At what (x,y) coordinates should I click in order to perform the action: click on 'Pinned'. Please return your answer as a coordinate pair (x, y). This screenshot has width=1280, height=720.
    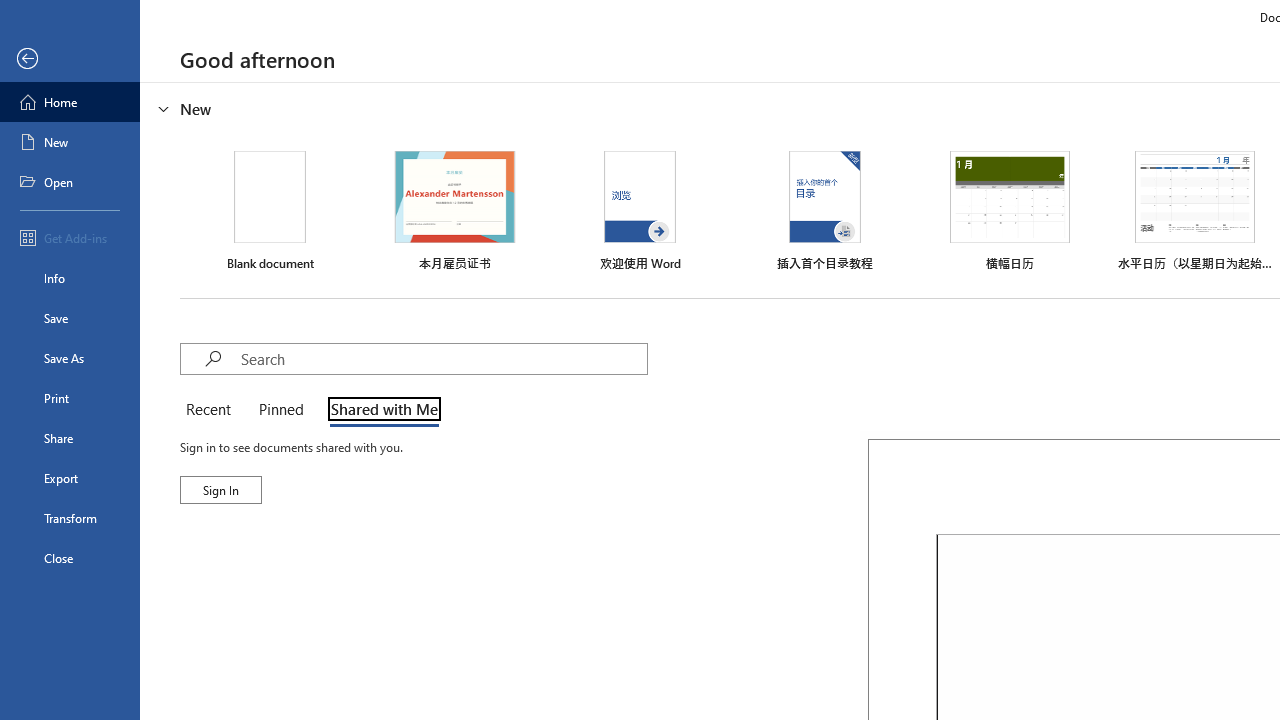
    Looking at the image, I should click on (279, 410).